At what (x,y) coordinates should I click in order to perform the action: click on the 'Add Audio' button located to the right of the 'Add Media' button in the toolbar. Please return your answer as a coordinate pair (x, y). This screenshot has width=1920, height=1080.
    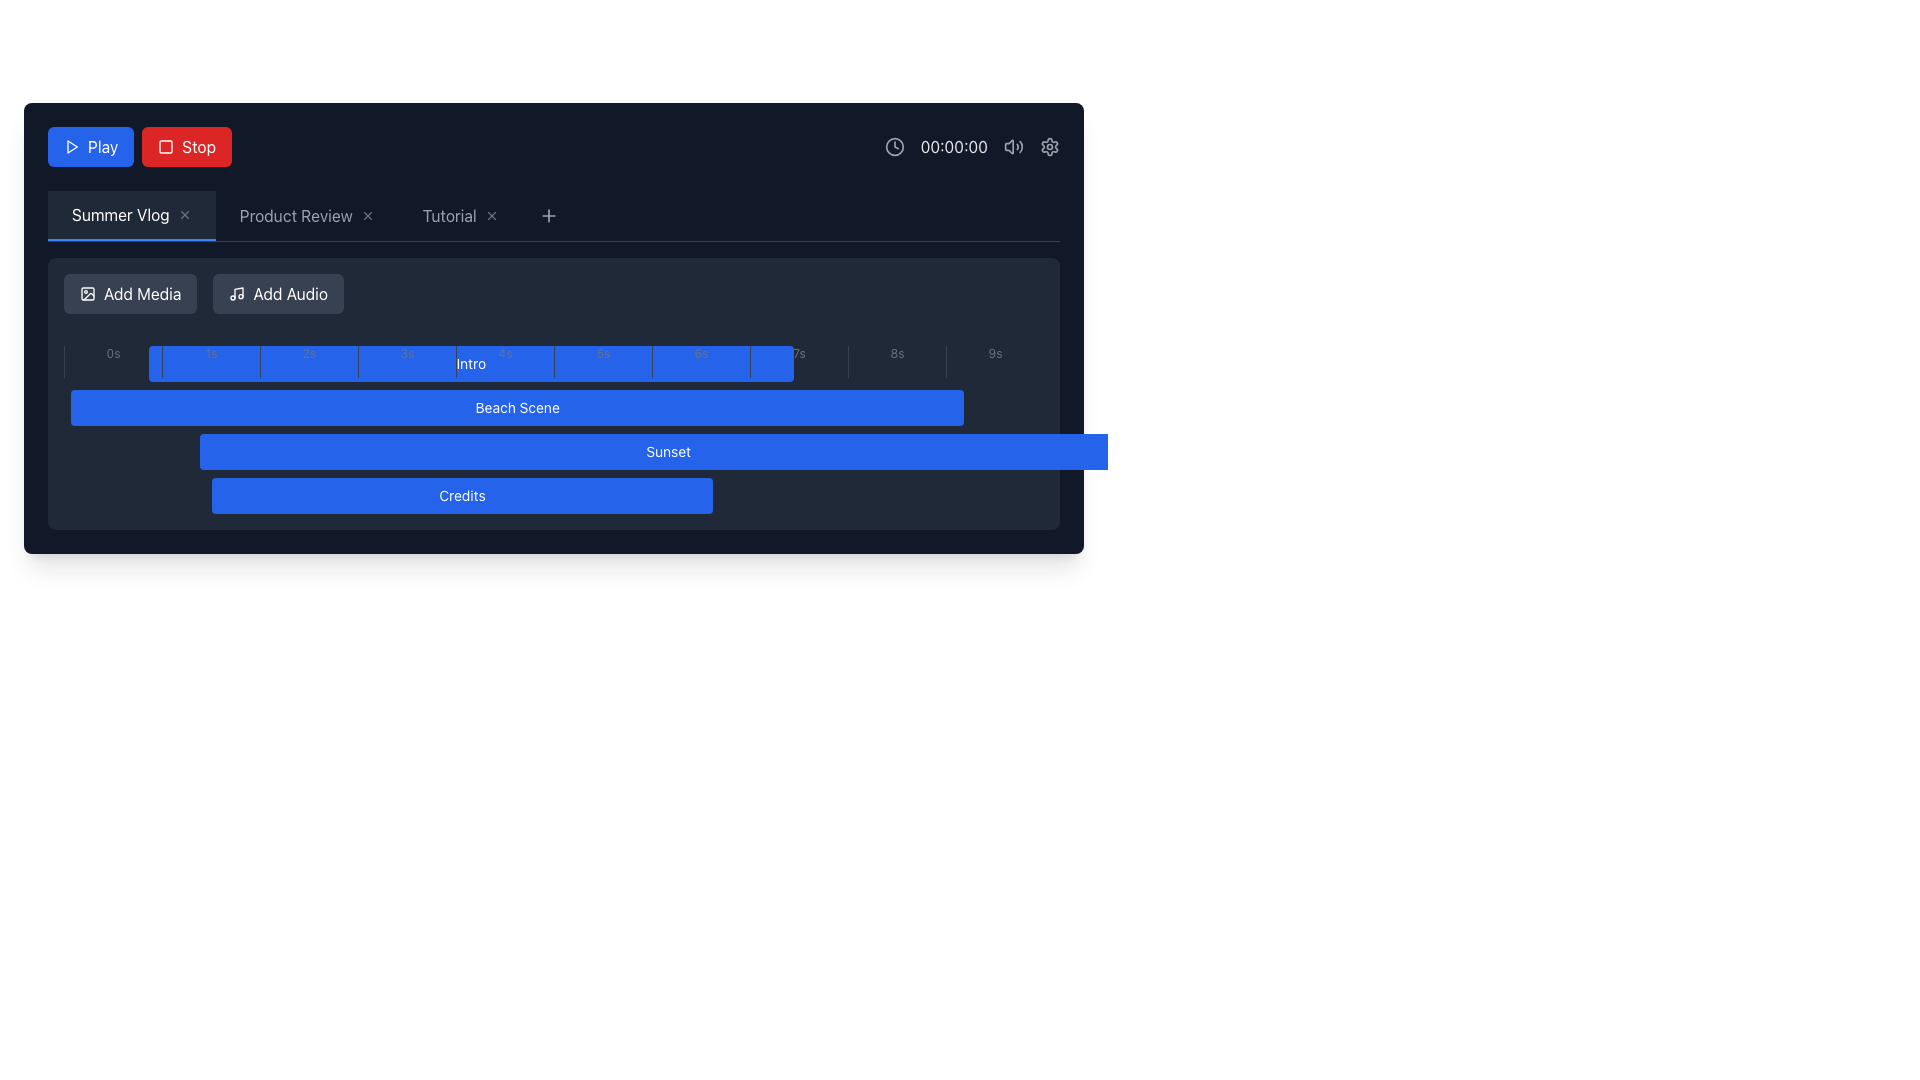
    Looking at the image, I should click on (277, 293).